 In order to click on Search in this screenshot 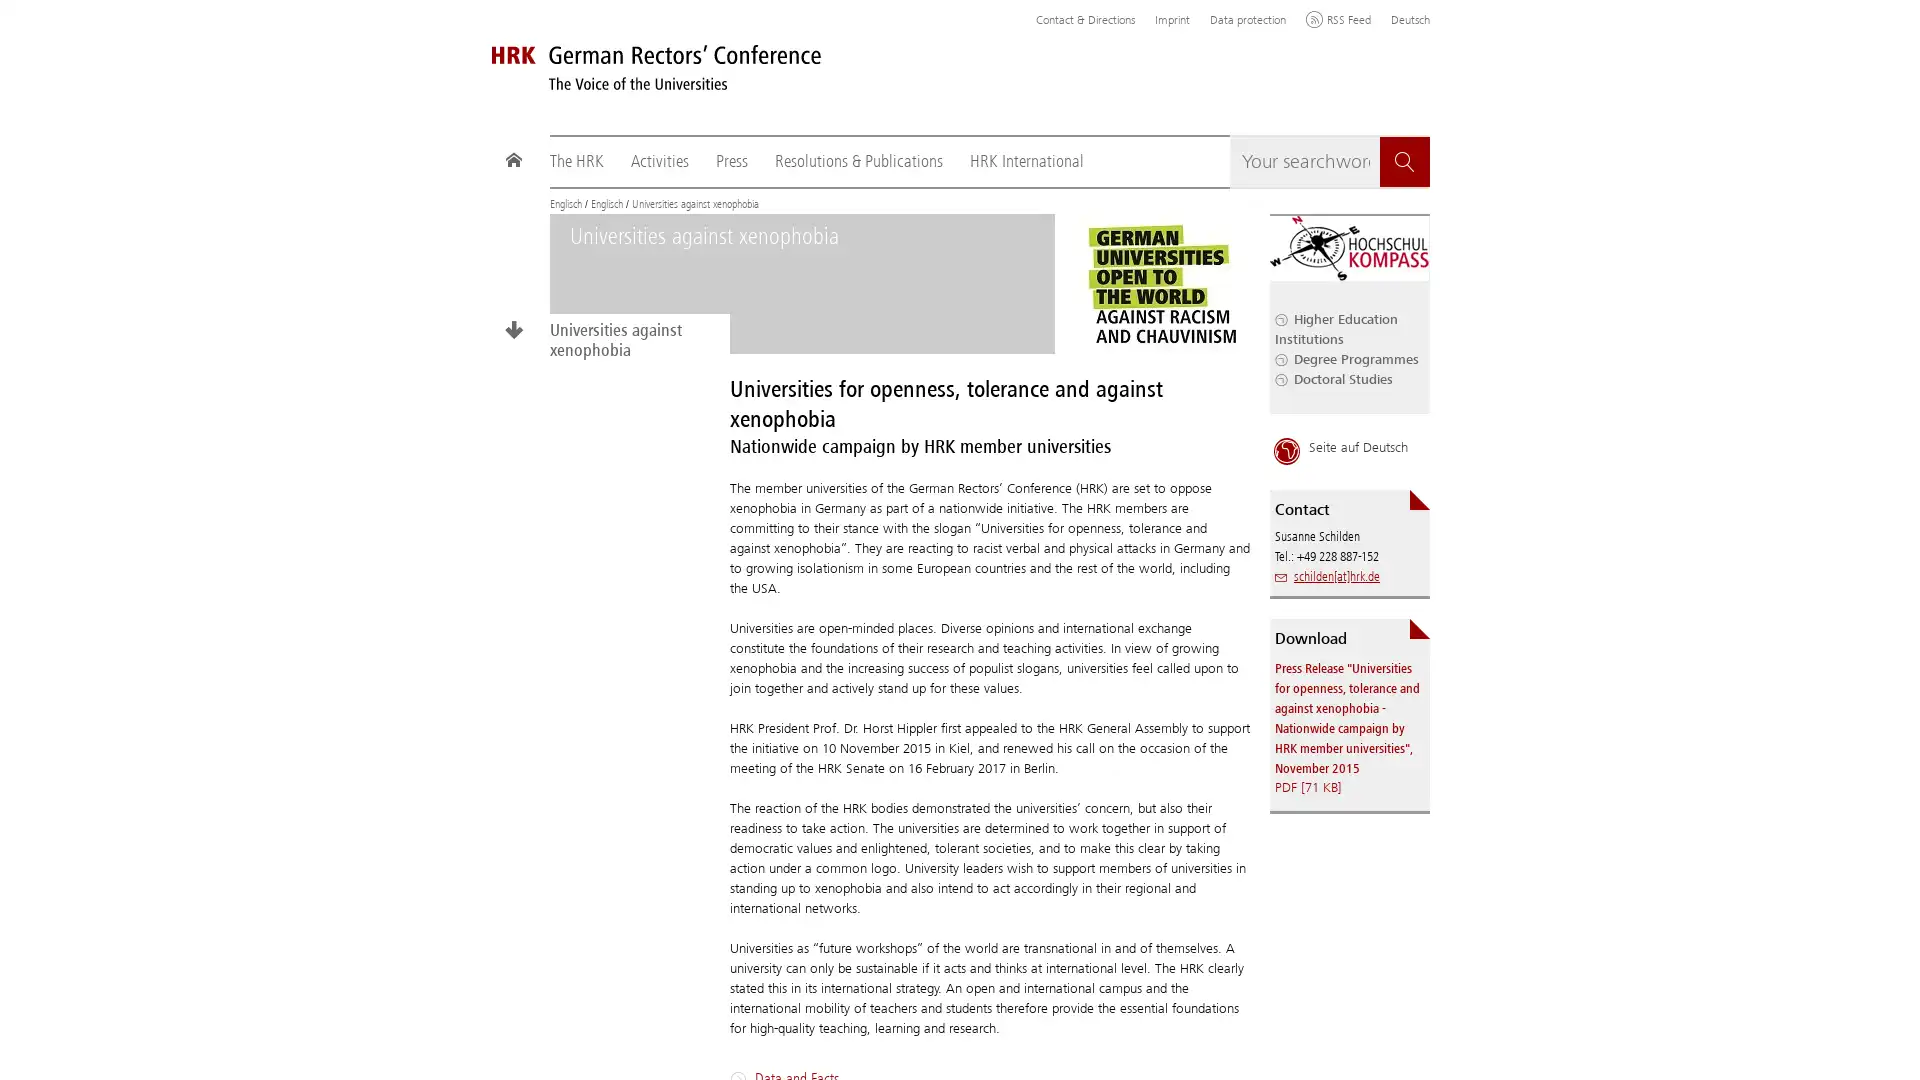, I will do `click(1404, 161)`.